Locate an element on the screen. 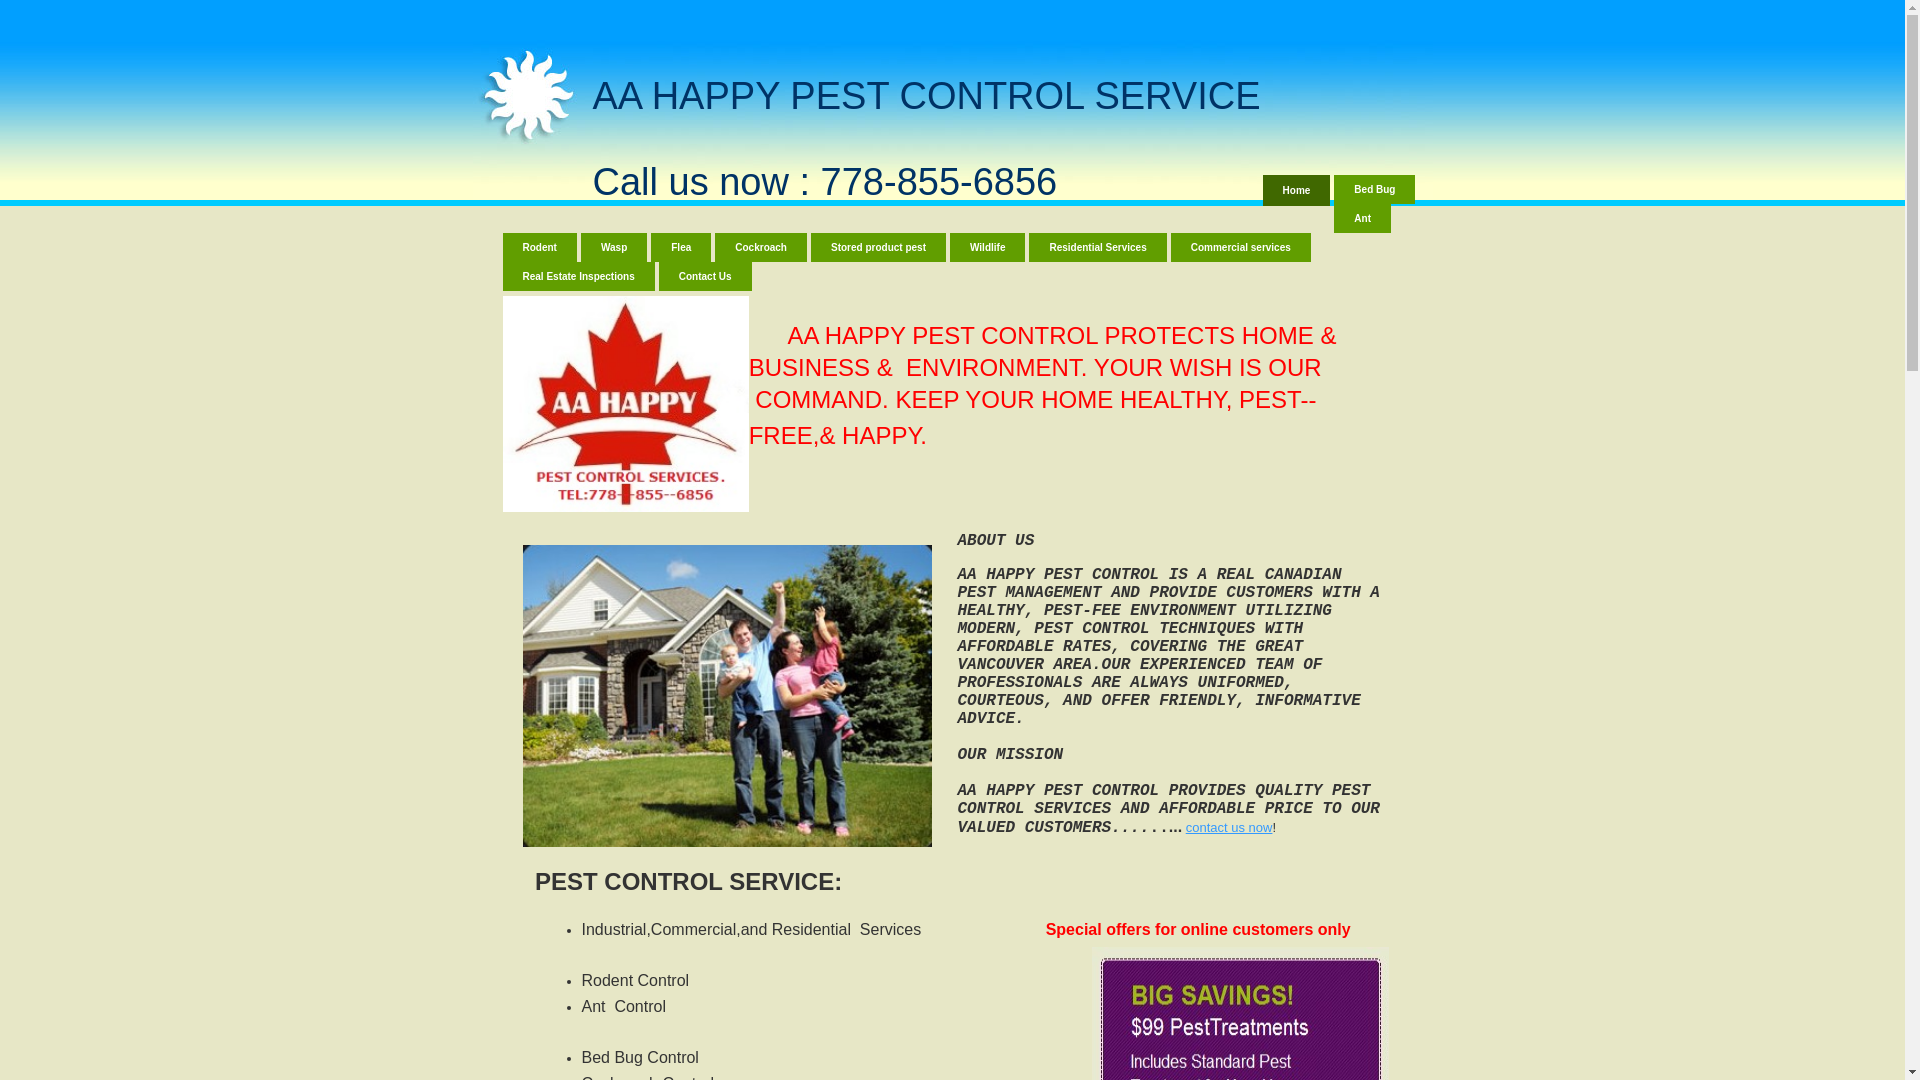 This screenshot has height=1080, width=1920. 'contact us now' is located at coordinates (1185, 827).